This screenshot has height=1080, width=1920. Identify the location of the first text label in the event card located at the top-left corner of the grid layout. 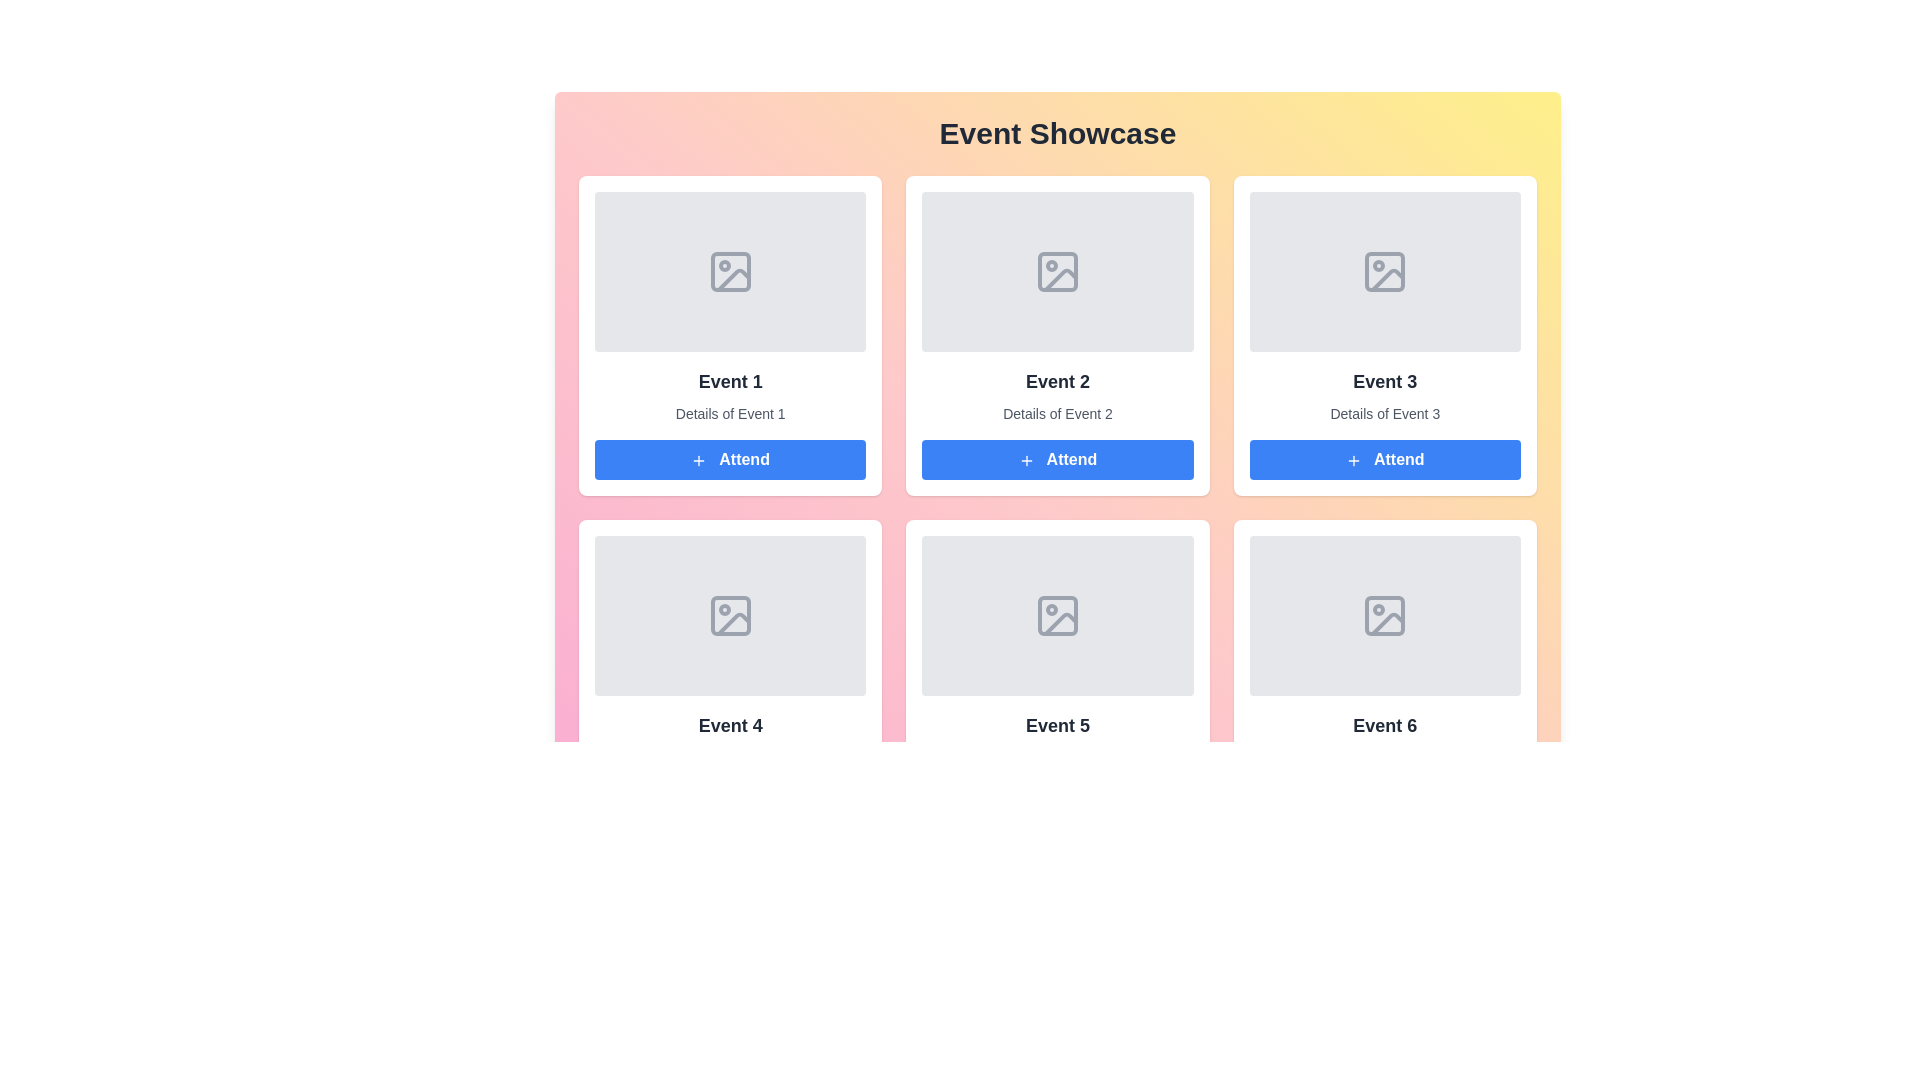
(729, 381).